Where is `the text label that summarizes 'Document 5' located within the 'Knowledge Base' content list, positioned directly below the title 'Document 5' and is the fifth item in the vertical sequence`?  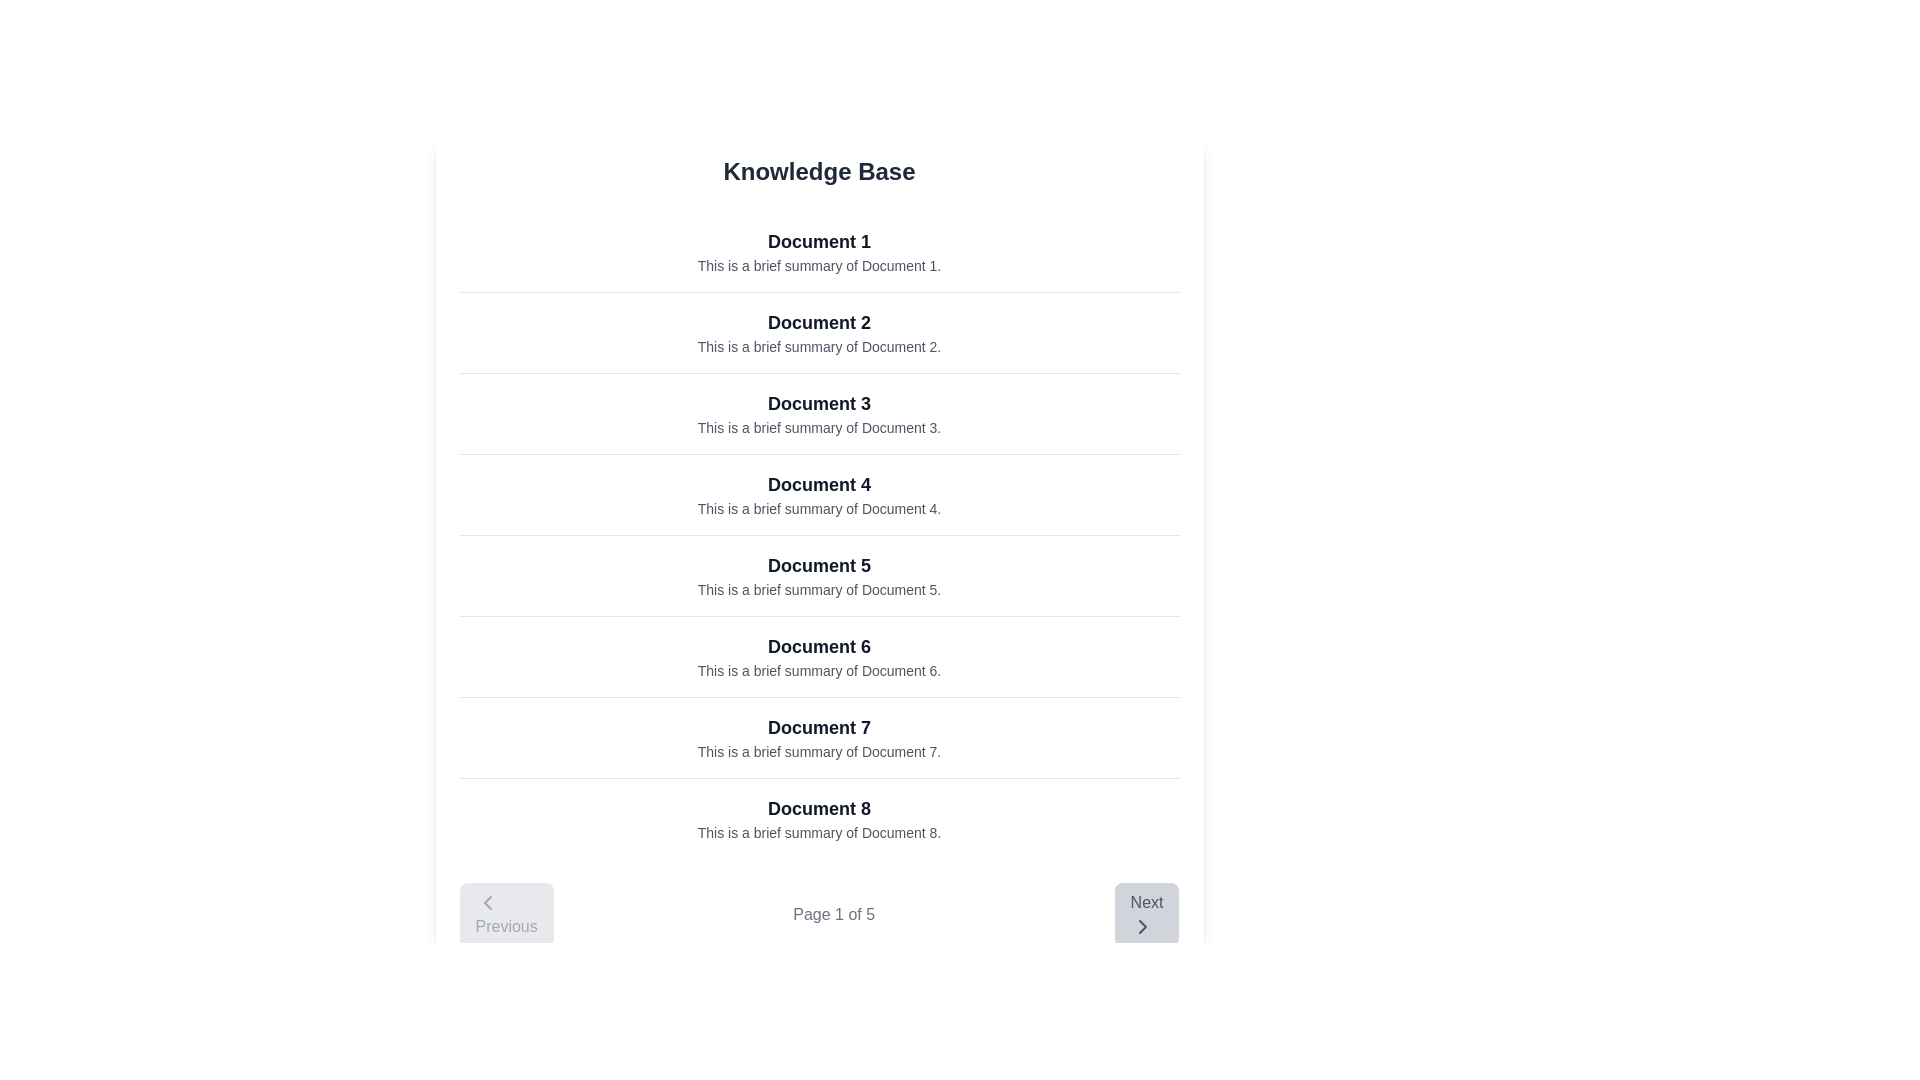
the text label that summarizes 'Document 5' located within the 'Knowledge Base' content list, positioned directly below the title 'Document 5' and is the fifth item in the vertical sequence is located at coordinates (819, 589).